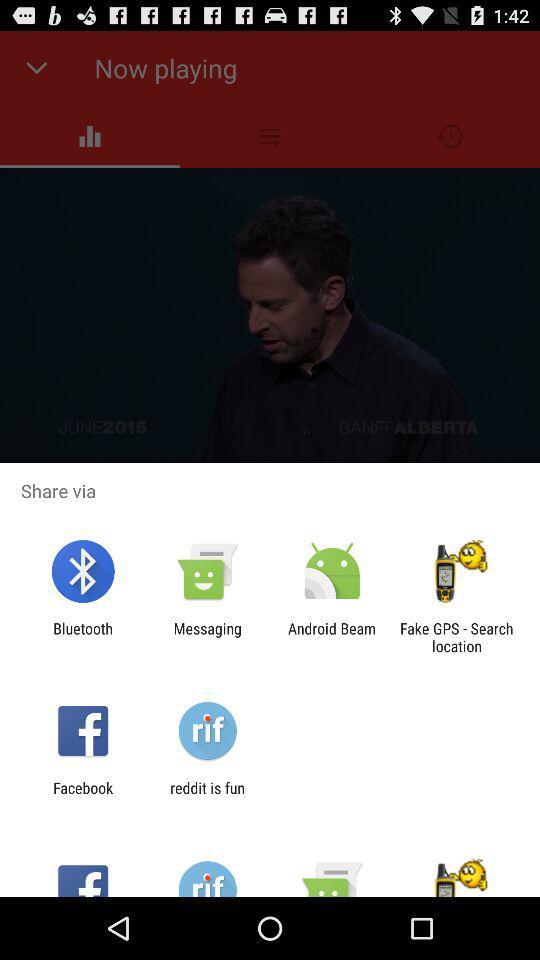  Describe the element at coordinates (206, 796) in the screenshot. I see `app next to facebook` at that location.